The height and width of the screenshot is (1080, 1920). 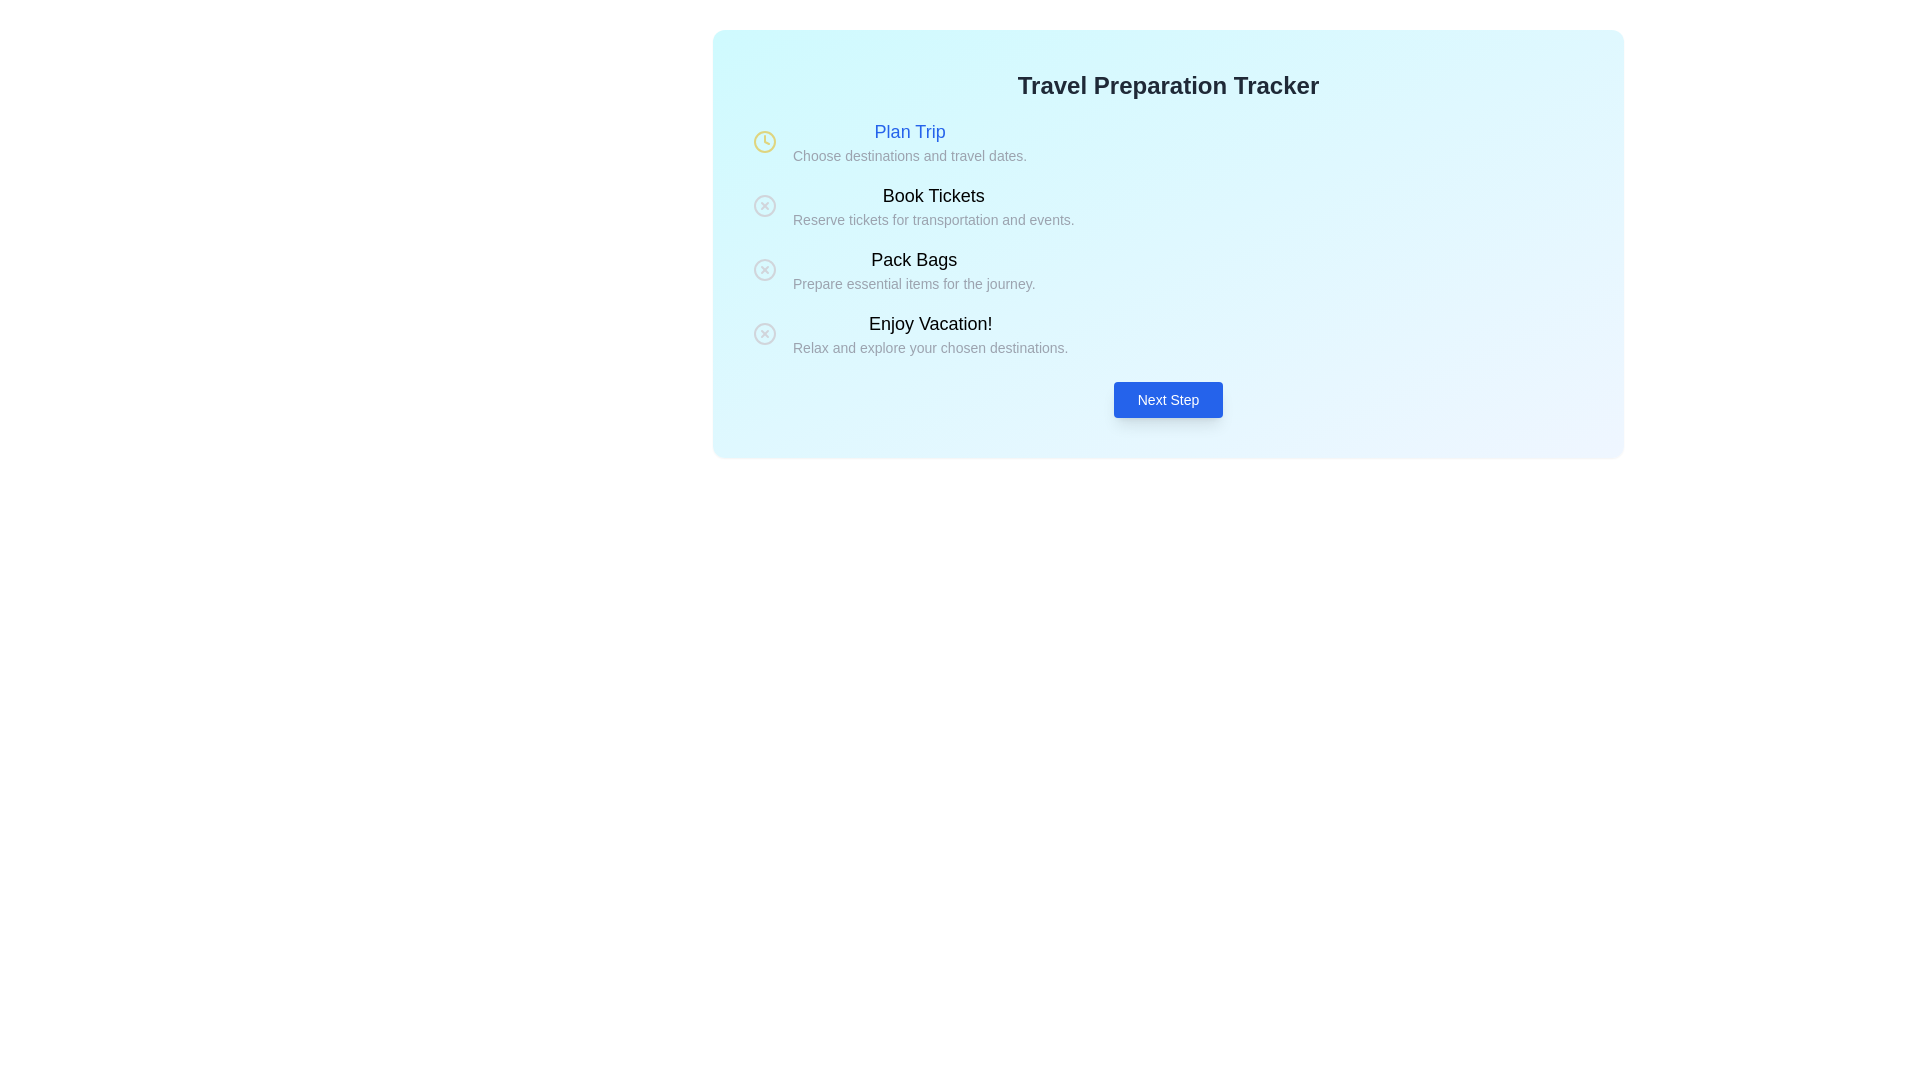 I want to click on the static text label displaying 'Reserve tickets for transportation and events.' positioned below the title 'Book Tickets' in the travel preparation tracker, so click(x=932, y=219).